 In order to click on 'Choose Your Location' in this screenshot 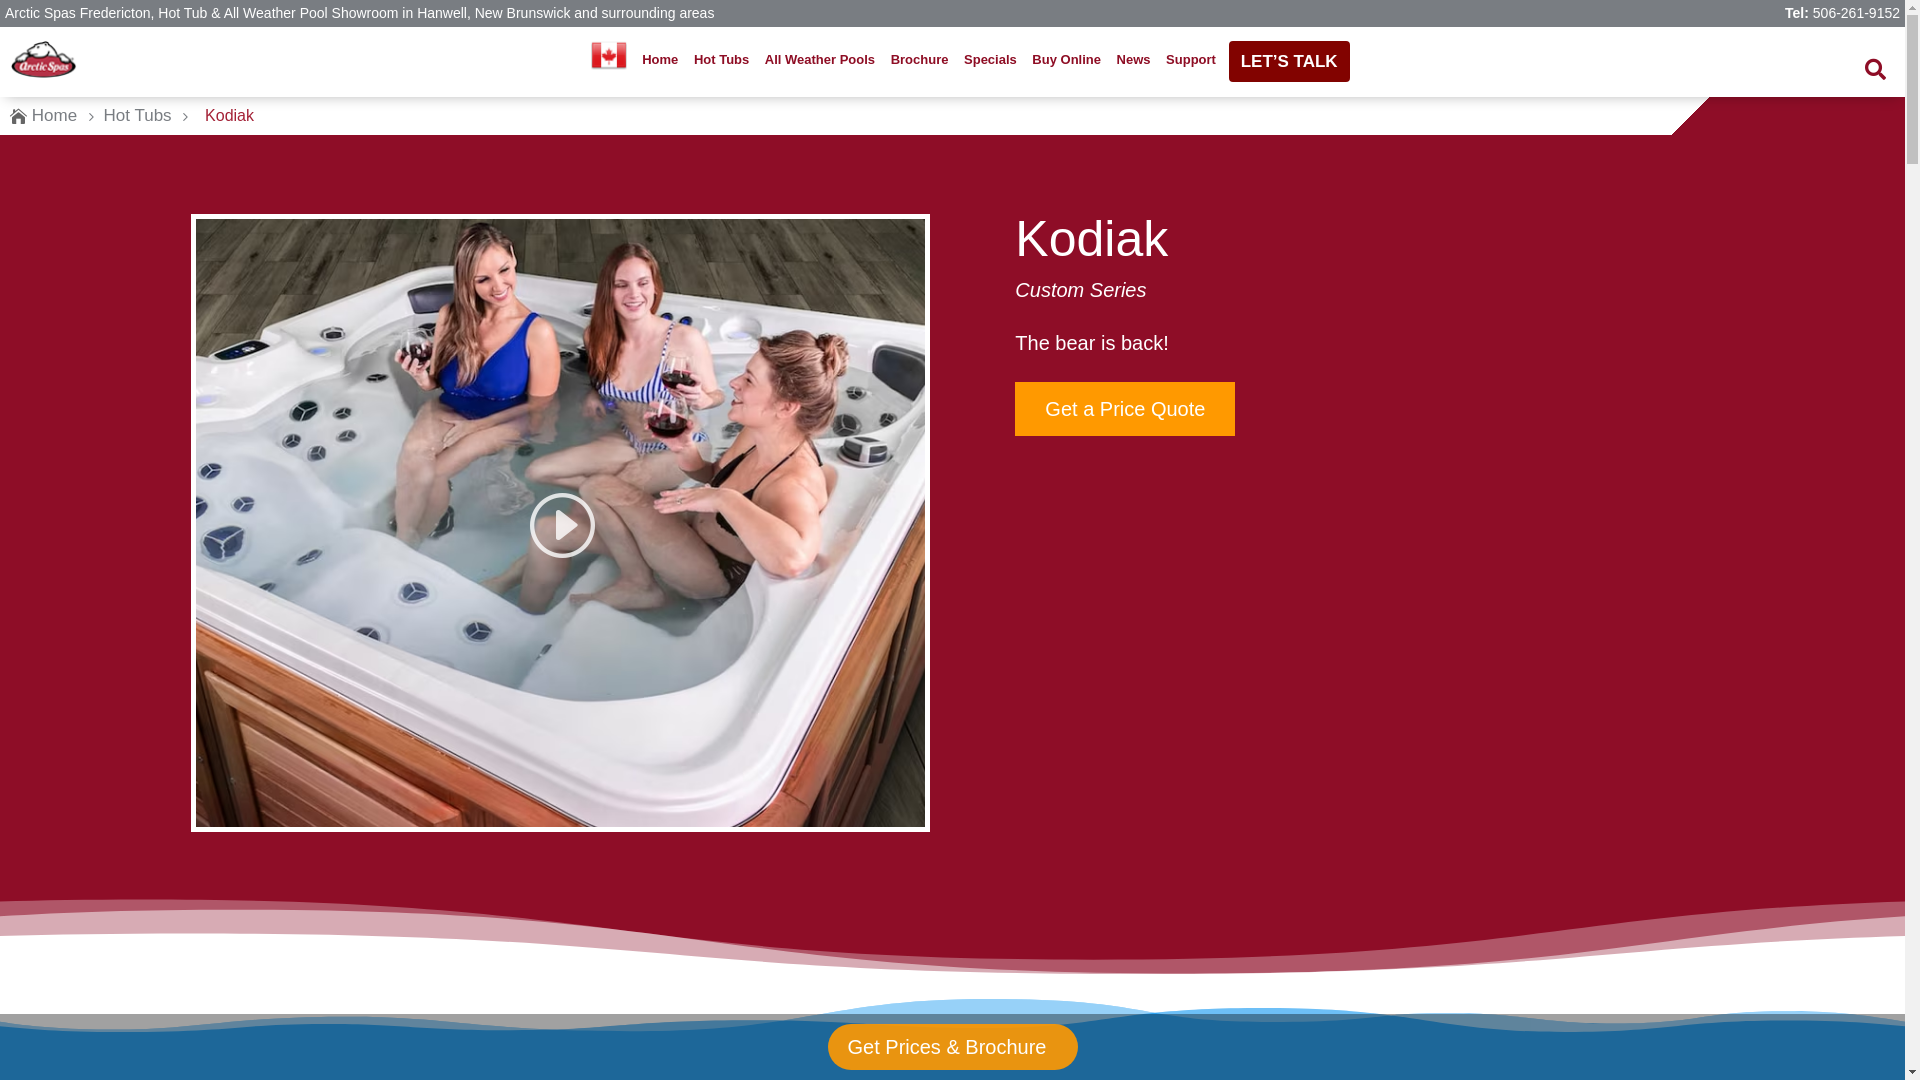, I will do `click(607, 58)`.